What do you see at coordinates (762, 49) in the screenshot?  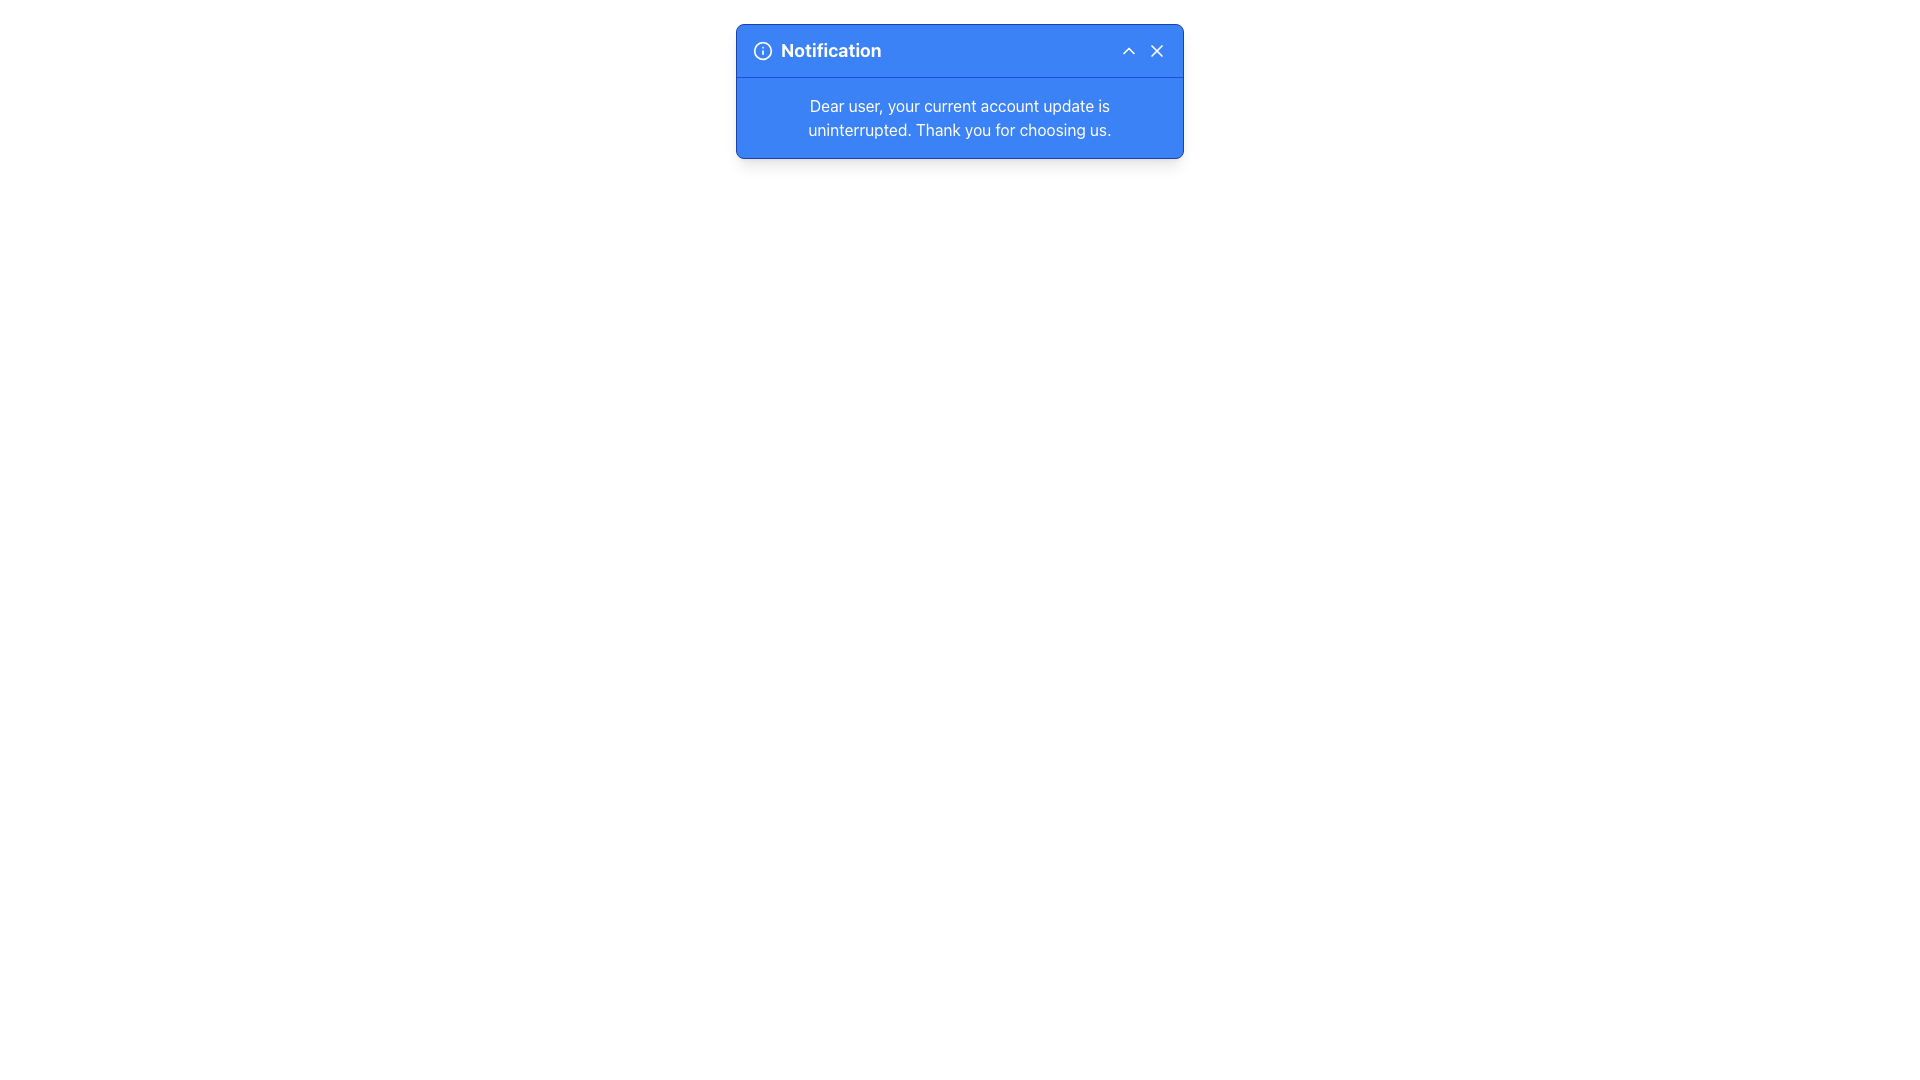 I see `the informational notification icon positioned to the left of the 'Notification' title text in the notification banner` at bounding box center [762, 49].